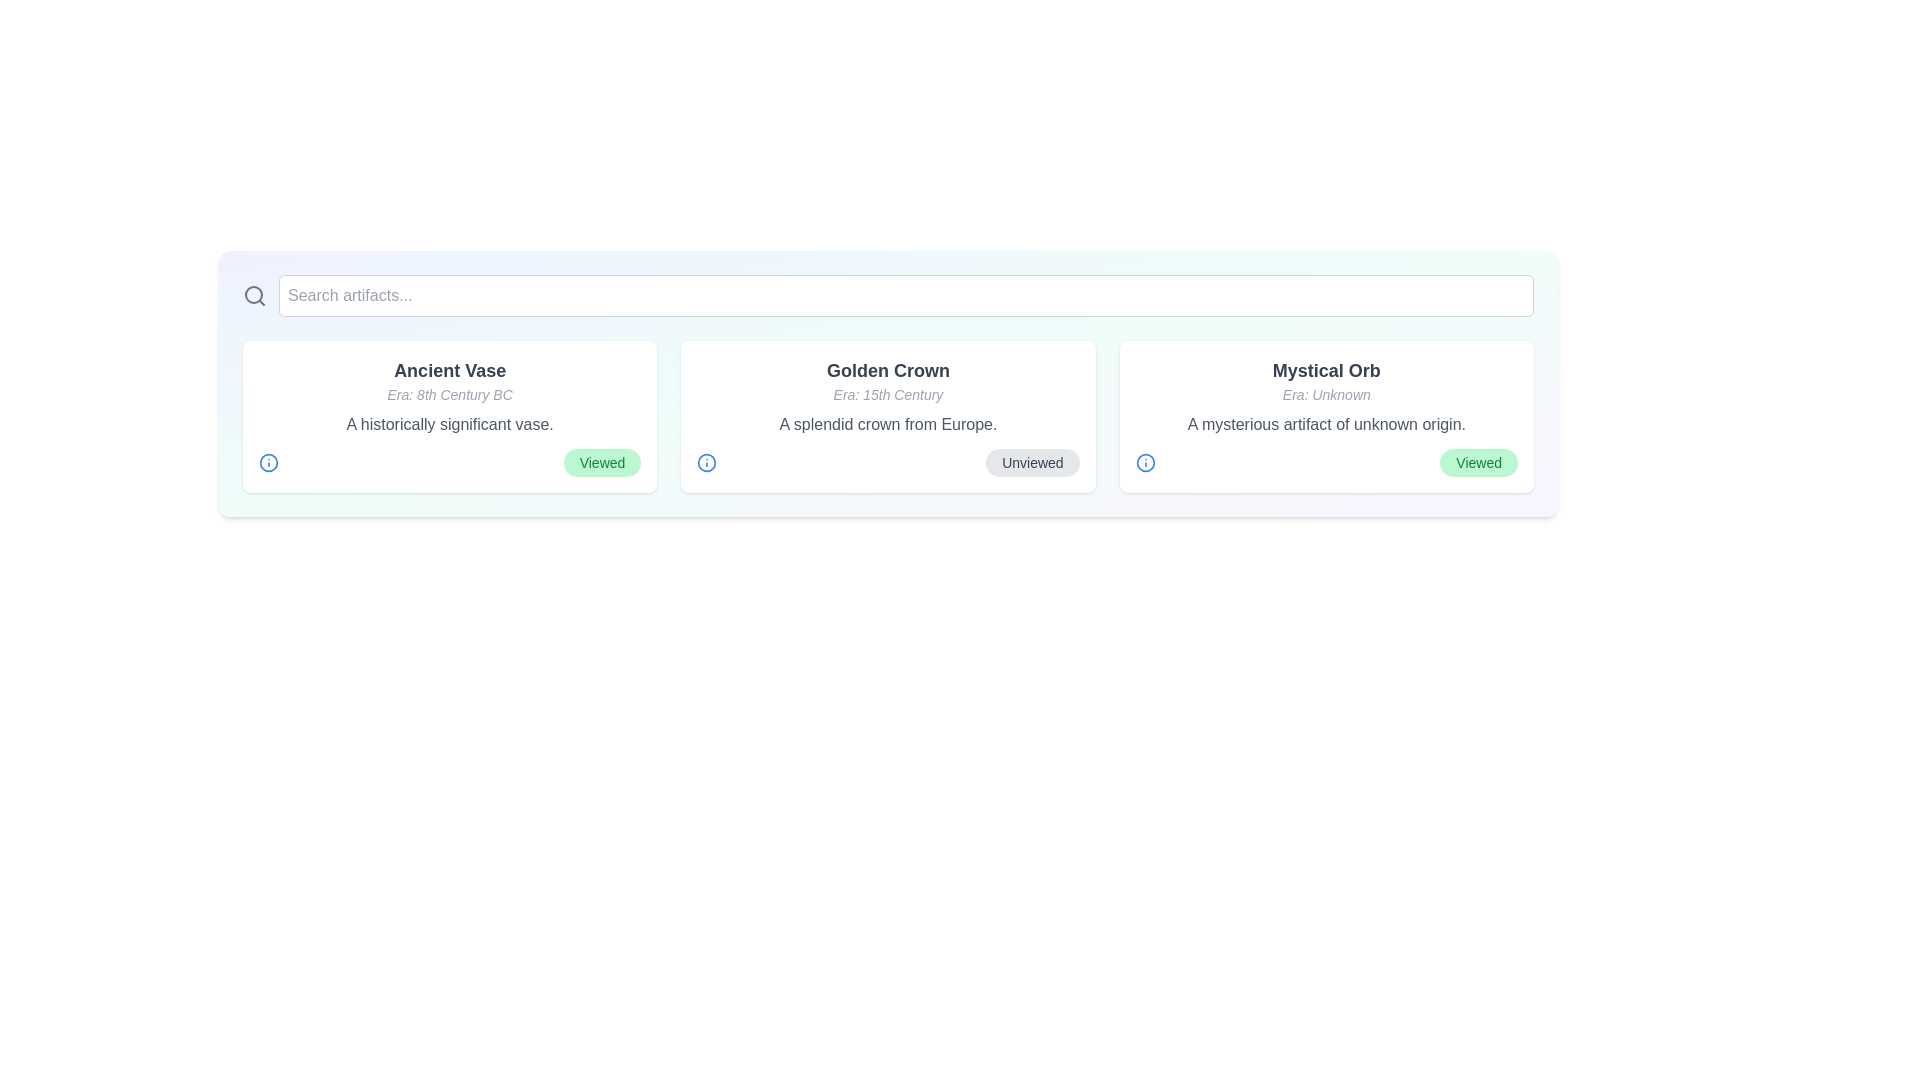 The image size is (1920, 1080). I want to click on the card displaying information about Mystical Orb, so click(1325, 415).